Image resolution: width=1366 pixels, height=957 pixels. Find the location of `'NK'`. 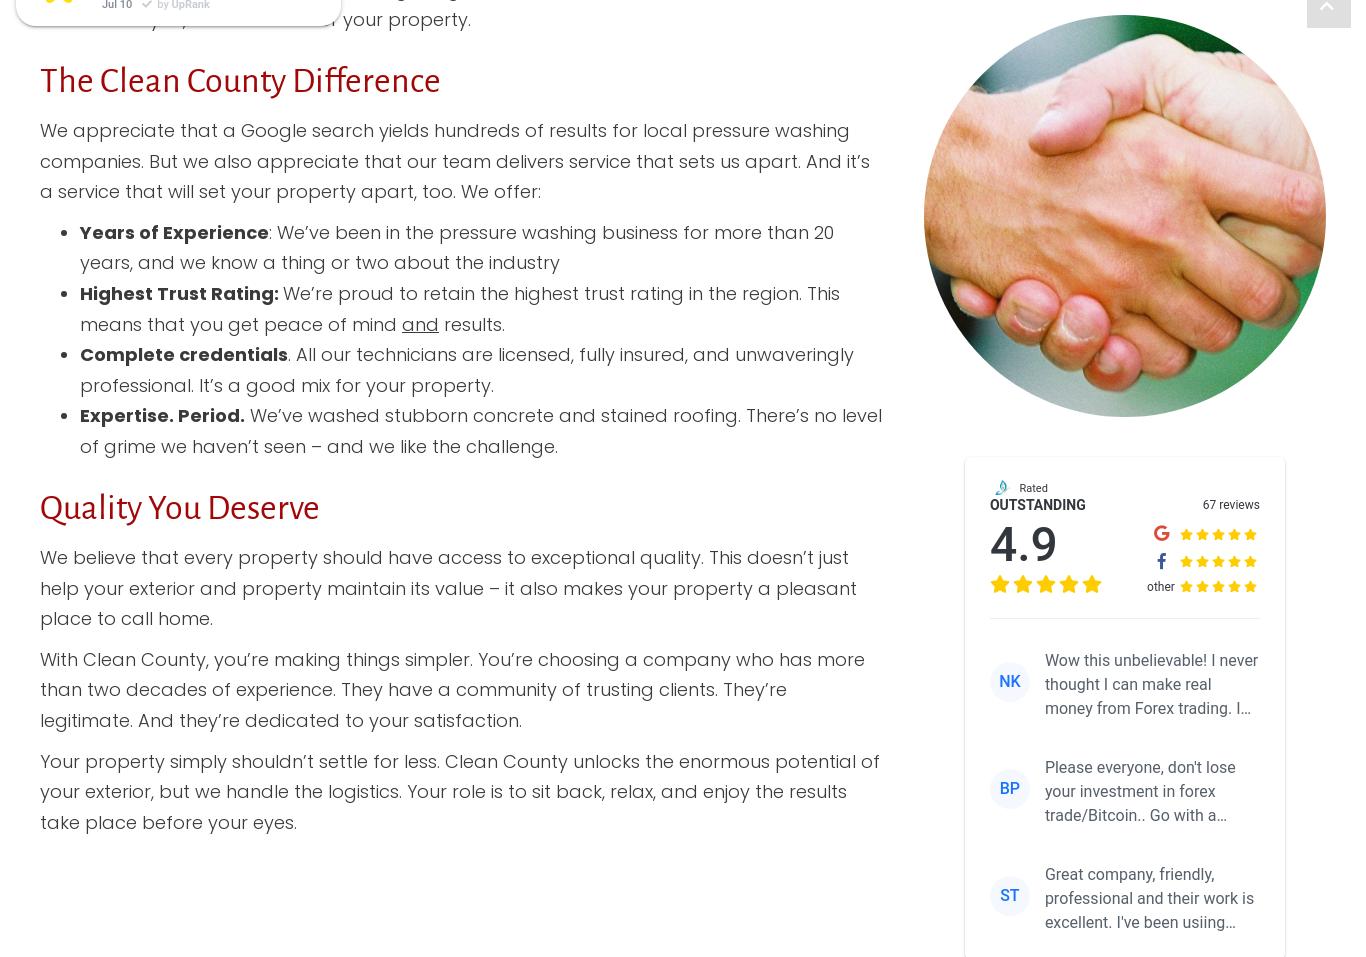

'NK' is located at coordinates (1009, 681).